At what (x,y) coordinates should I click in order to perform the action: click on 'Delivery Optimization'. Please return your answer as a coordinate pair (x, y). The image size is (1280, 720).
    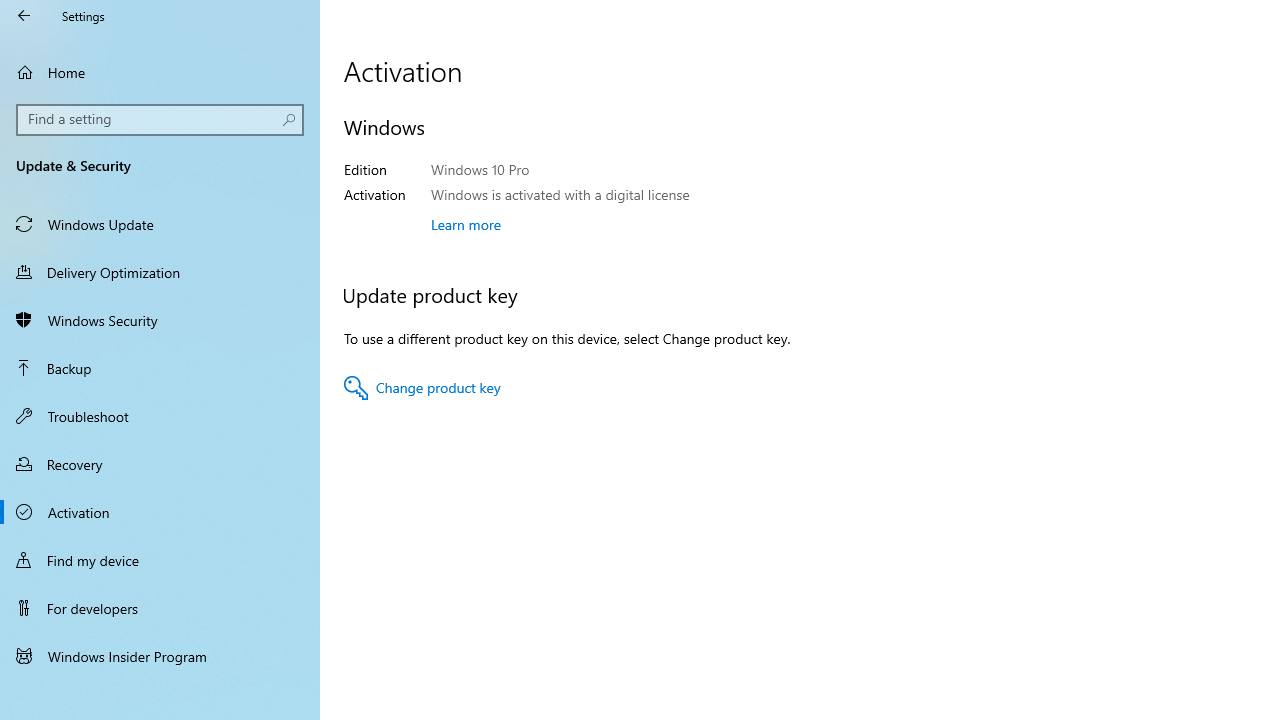
    Looking at the image, I should click on (160, 271).